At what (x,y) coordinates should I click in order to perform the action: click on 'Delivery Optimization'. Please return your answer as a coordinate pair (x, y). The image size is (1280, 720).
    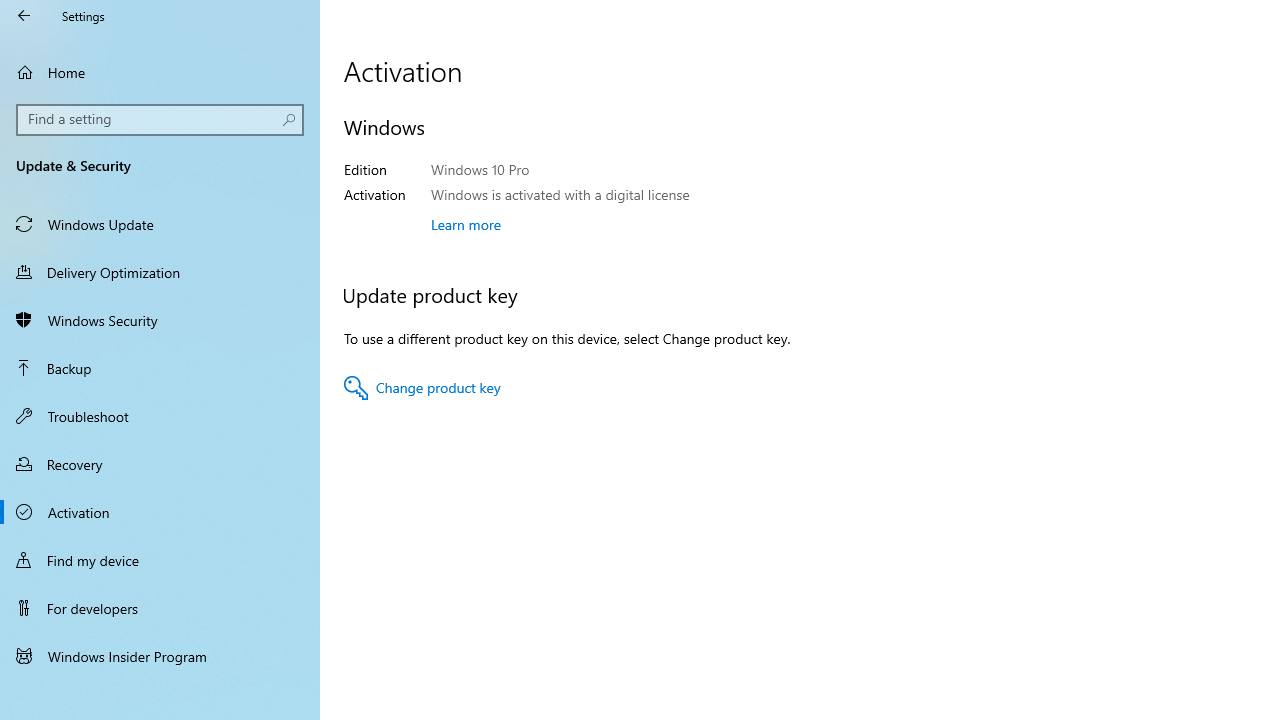
    Looking at the image, I should click on (160, 271).